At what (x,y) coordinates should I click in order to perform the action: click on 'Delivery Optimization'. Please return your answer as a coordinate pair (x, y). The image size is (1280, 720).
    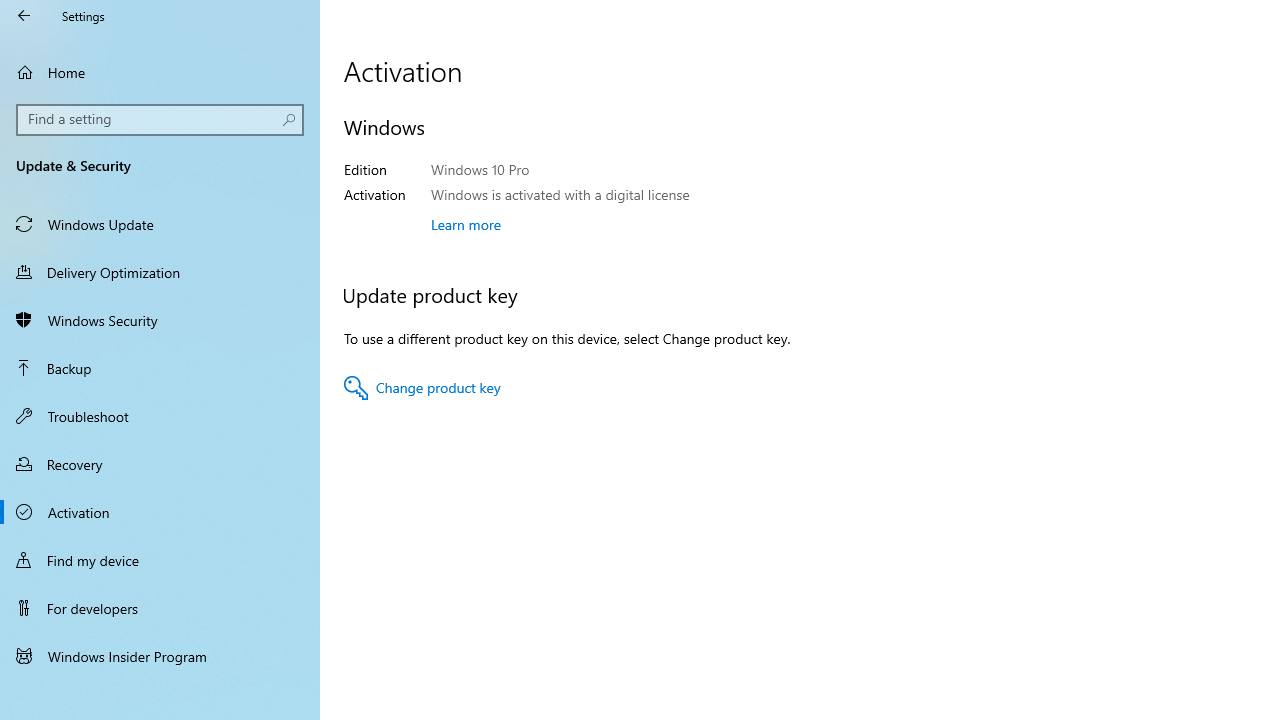
    Looking at the image, I should click on (160, 271).